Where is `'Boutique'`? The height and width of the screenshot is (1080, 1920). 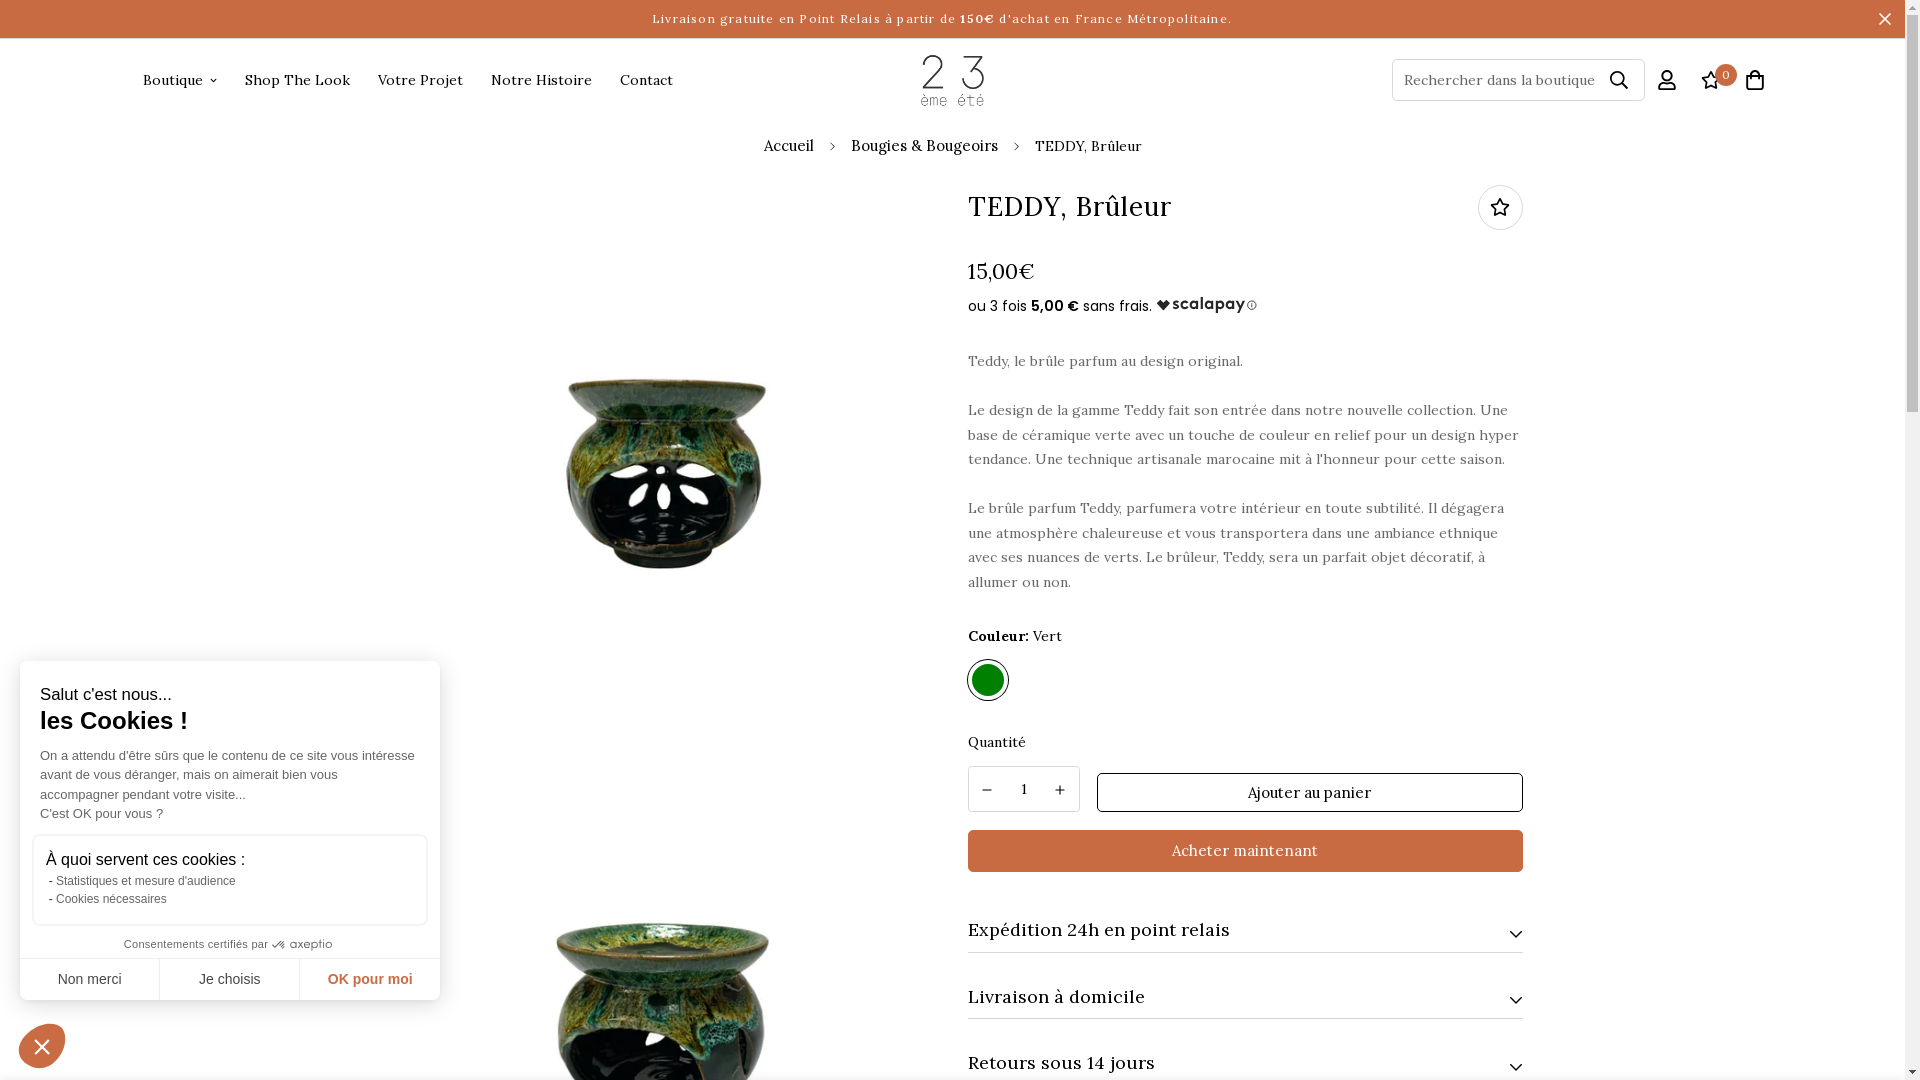 'Boutique' is located at coordinates (178, 79).